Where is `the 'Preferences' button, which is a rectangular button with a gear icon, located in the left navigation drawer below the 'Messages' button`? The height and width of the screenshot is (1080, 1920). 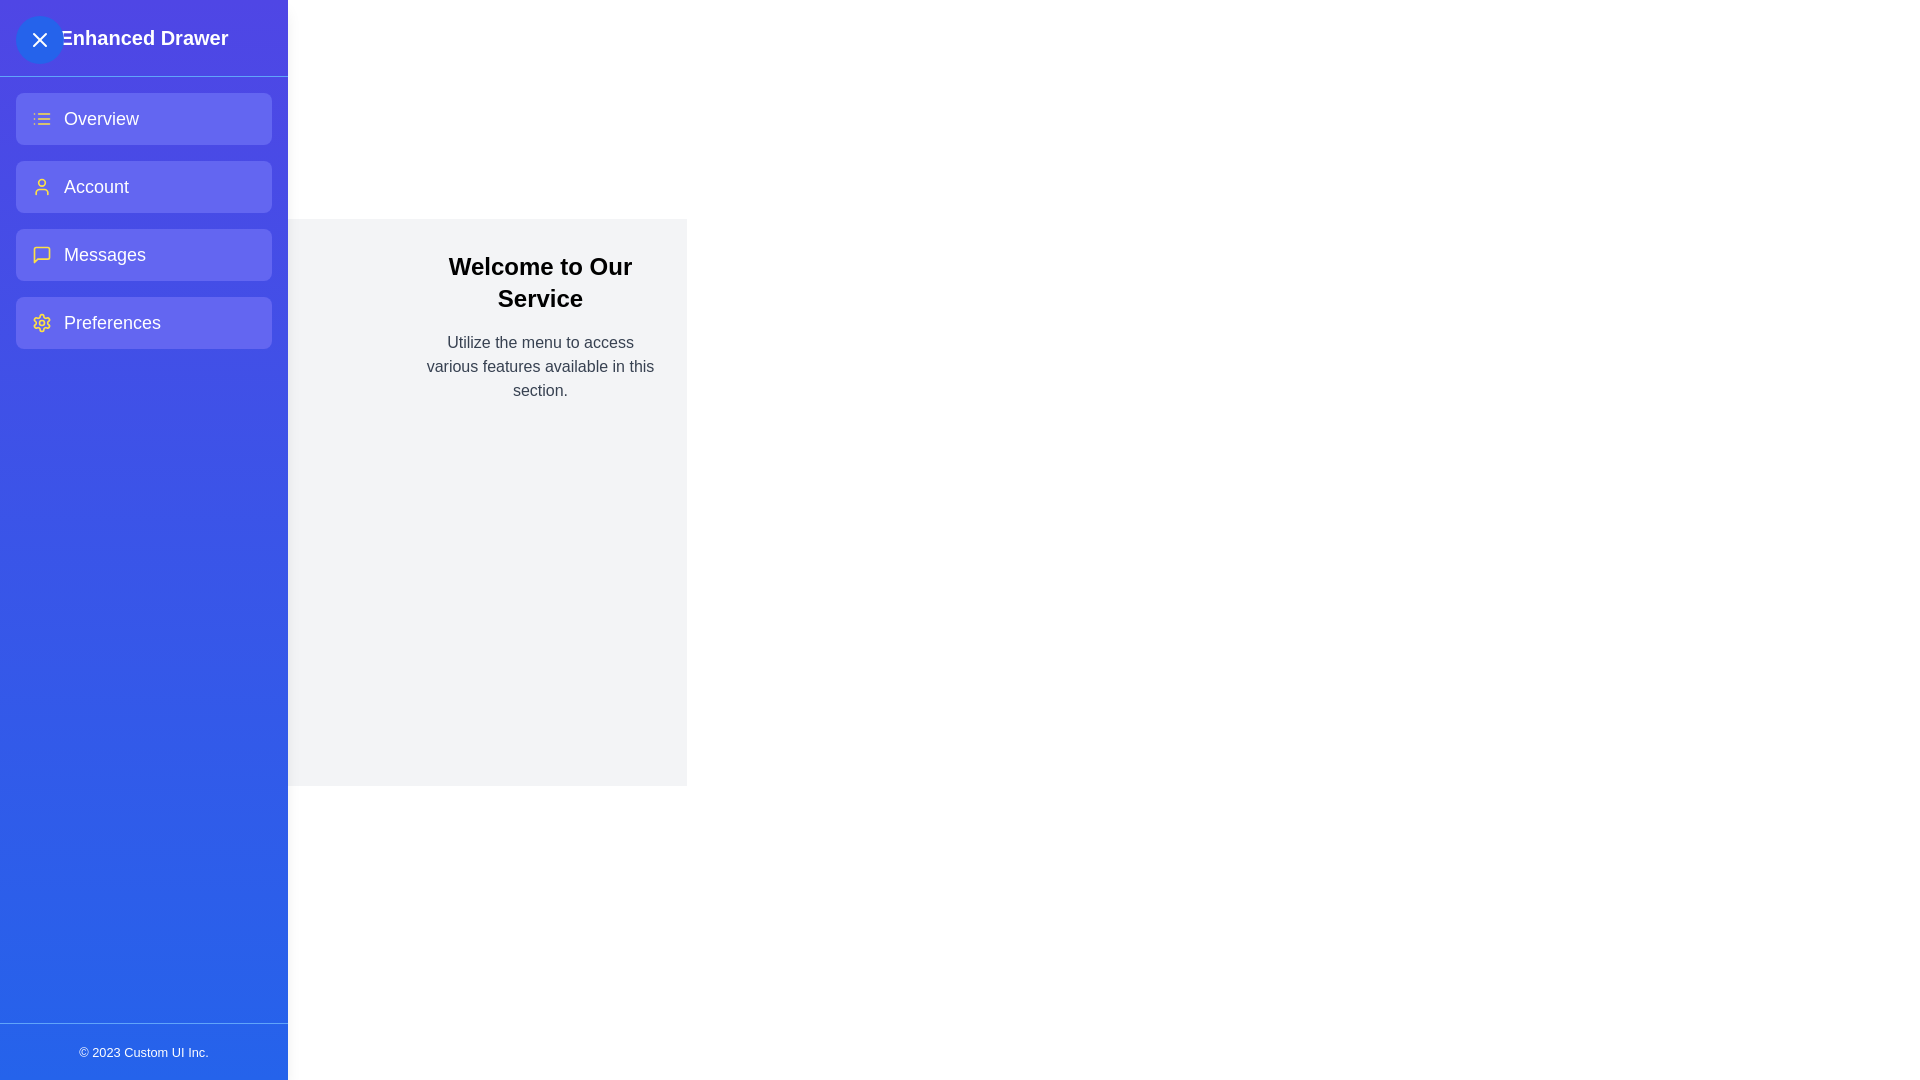 the 'Preferences' button, which is a rectangular button with a gear icon, located in the left navigation drawer below the 'Messages' button is located at coordinates (143, 322).